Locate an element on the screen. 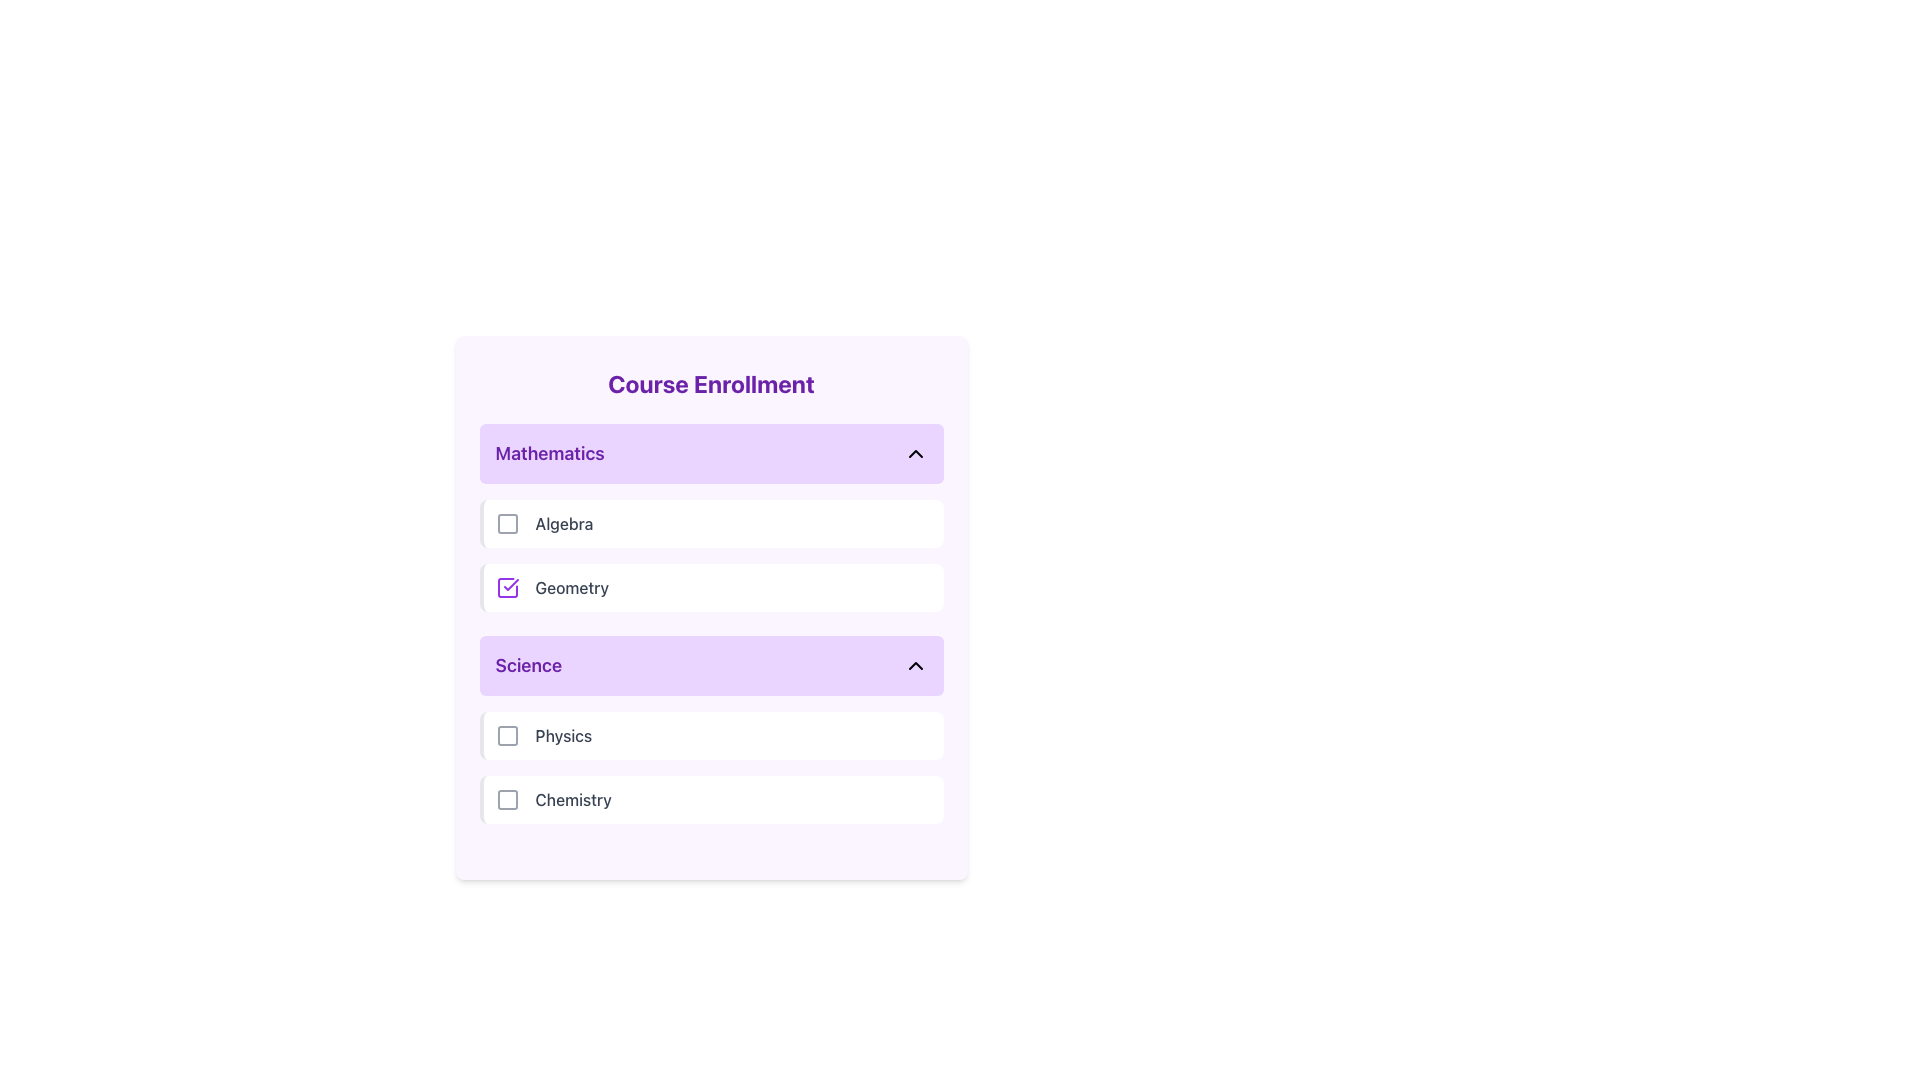  the checkbox list item for the course 'Chemistry' located under the 'Science' section, following the 'Physics' row is located at coordinates (711, 798).